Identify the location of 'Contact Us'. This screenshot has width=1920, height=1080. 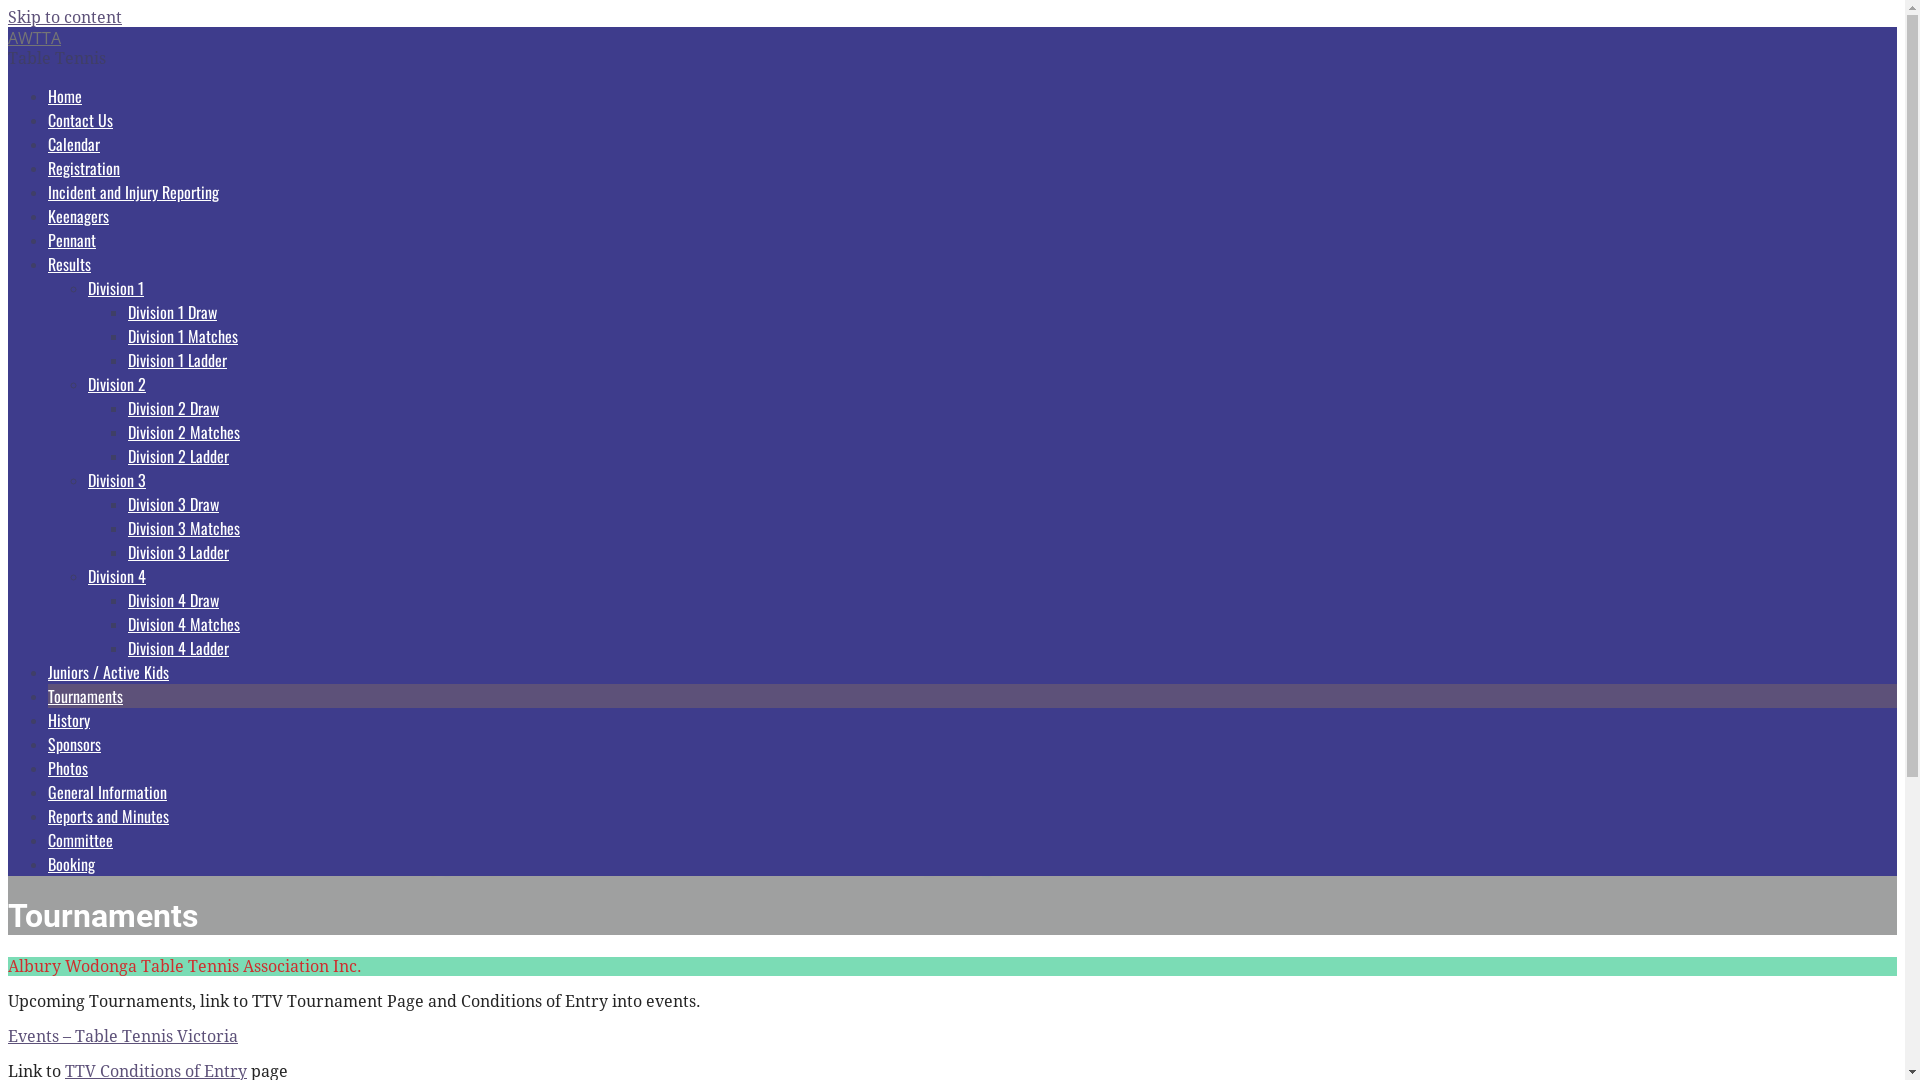
(80, 119).